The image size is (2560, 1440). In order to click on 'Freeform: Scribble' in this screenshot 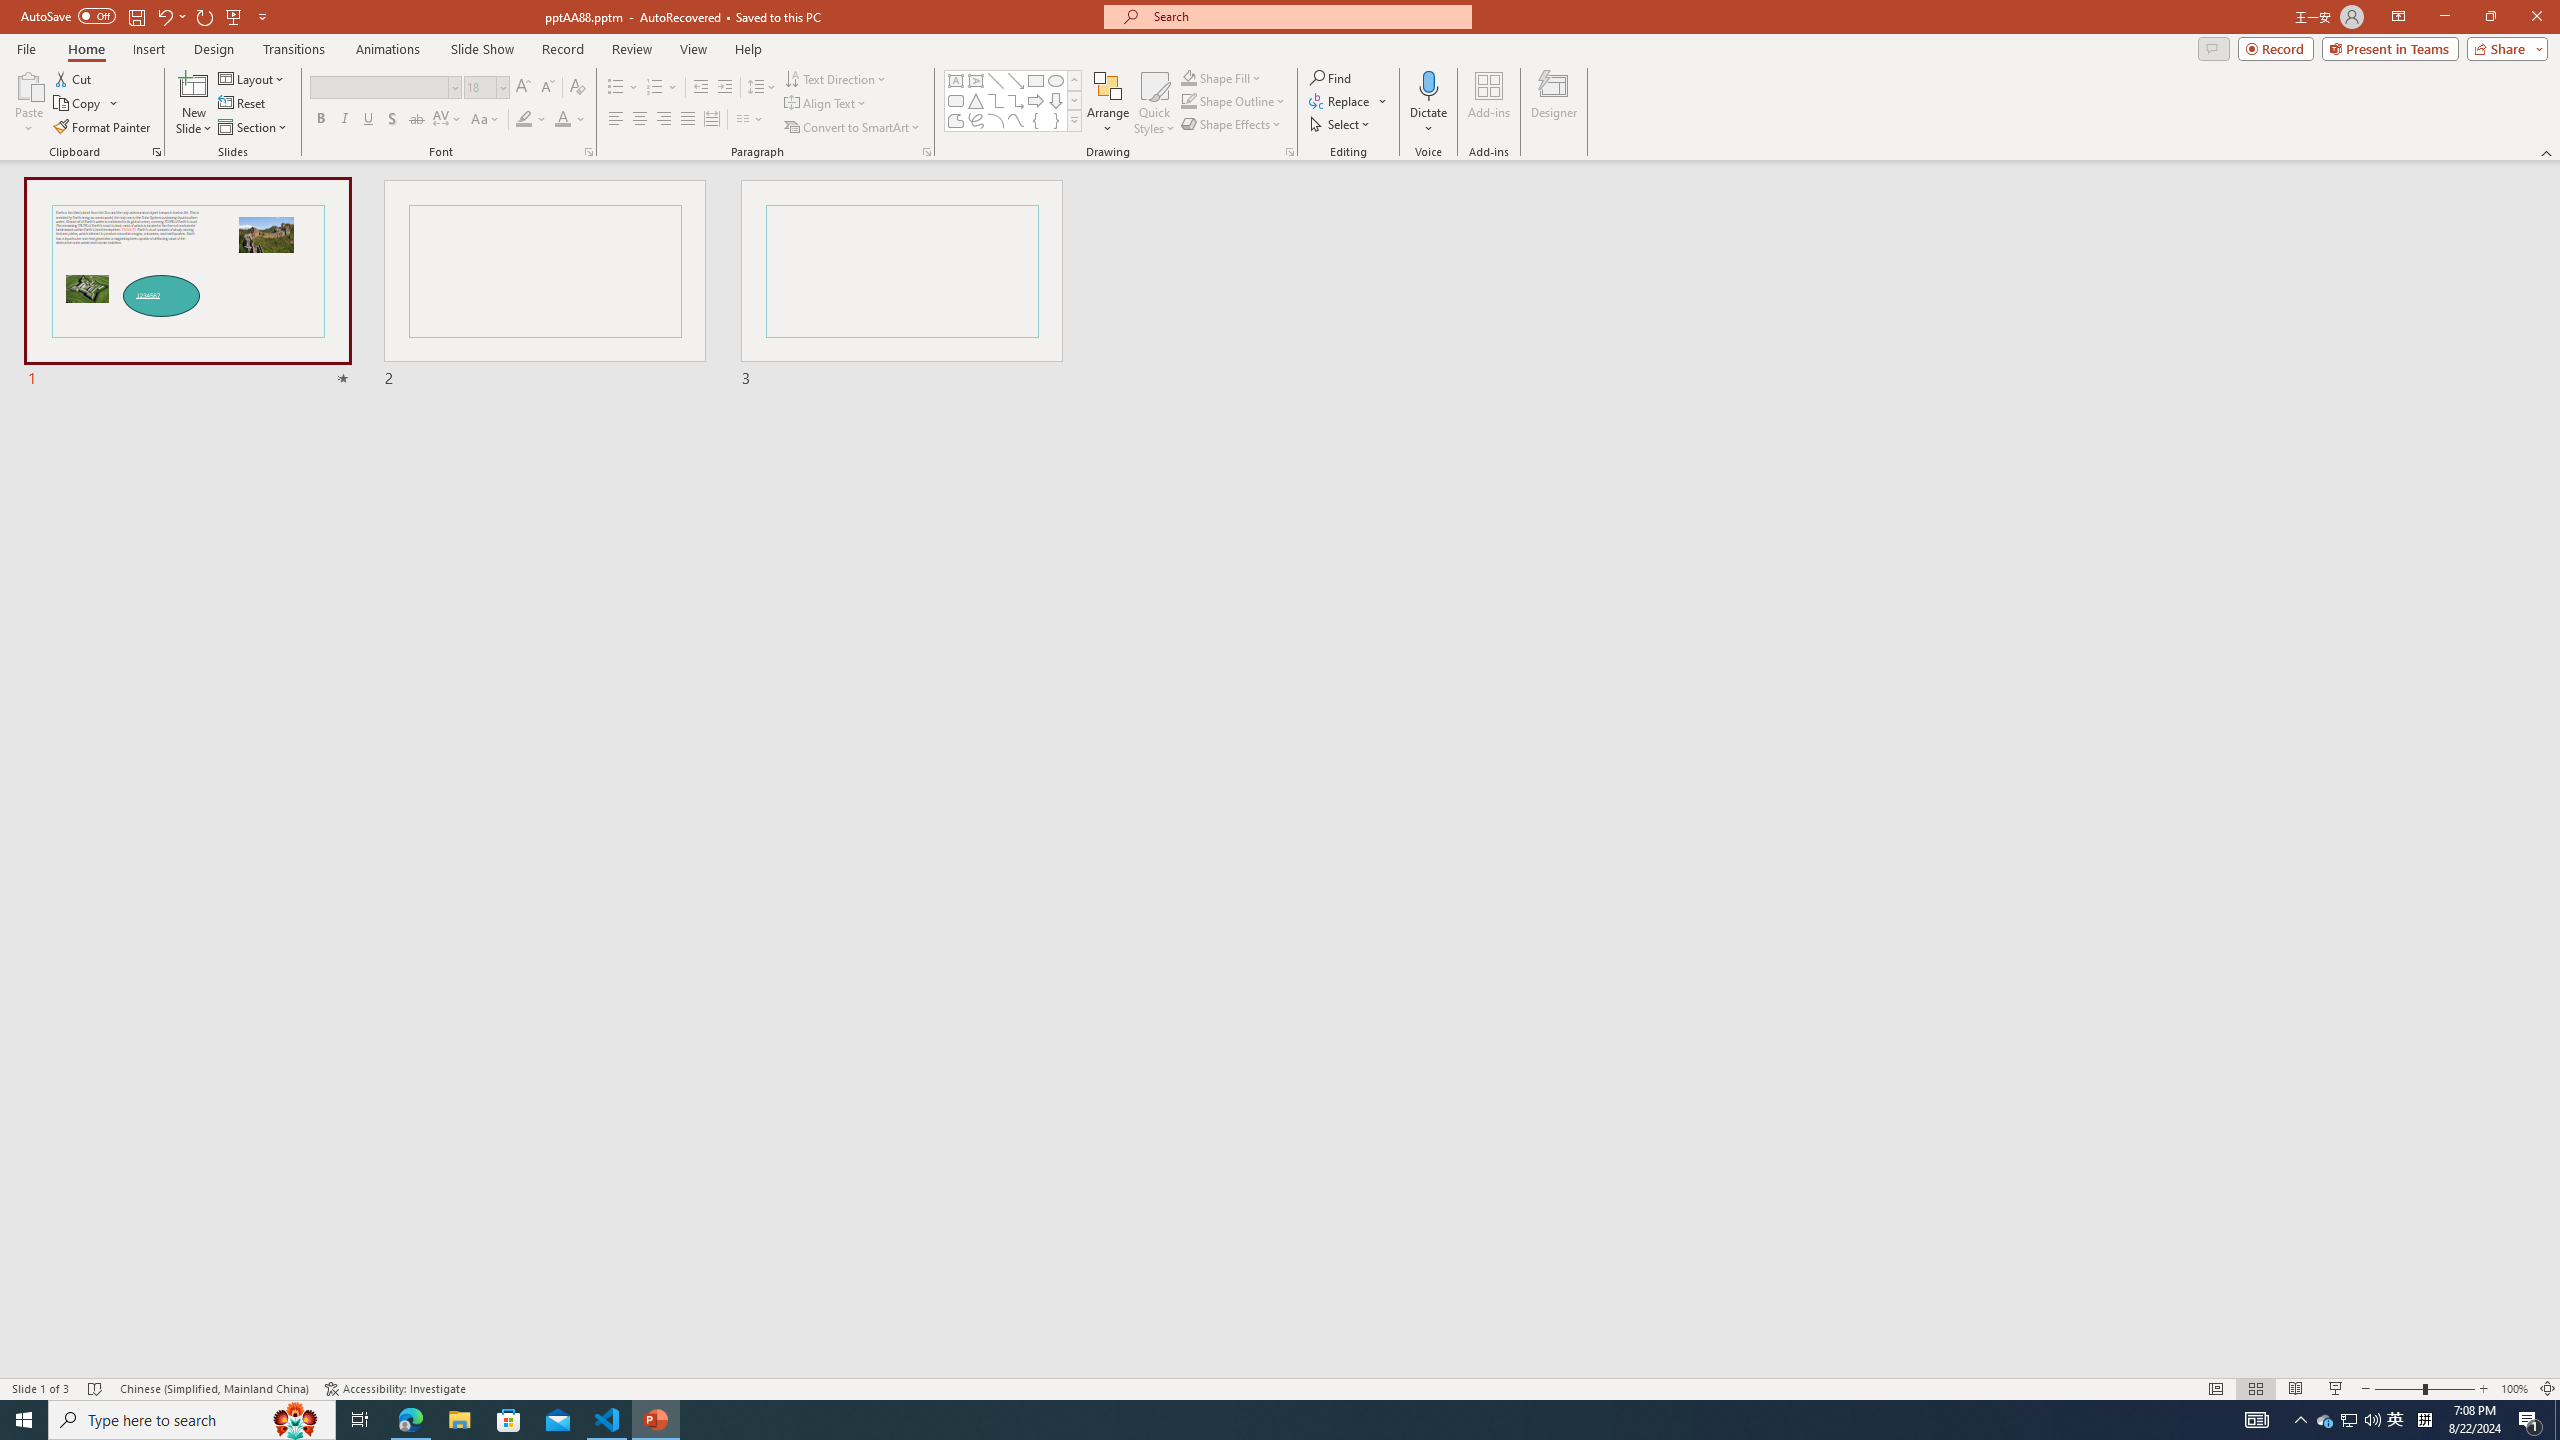, I will do `click(974, 119)`.